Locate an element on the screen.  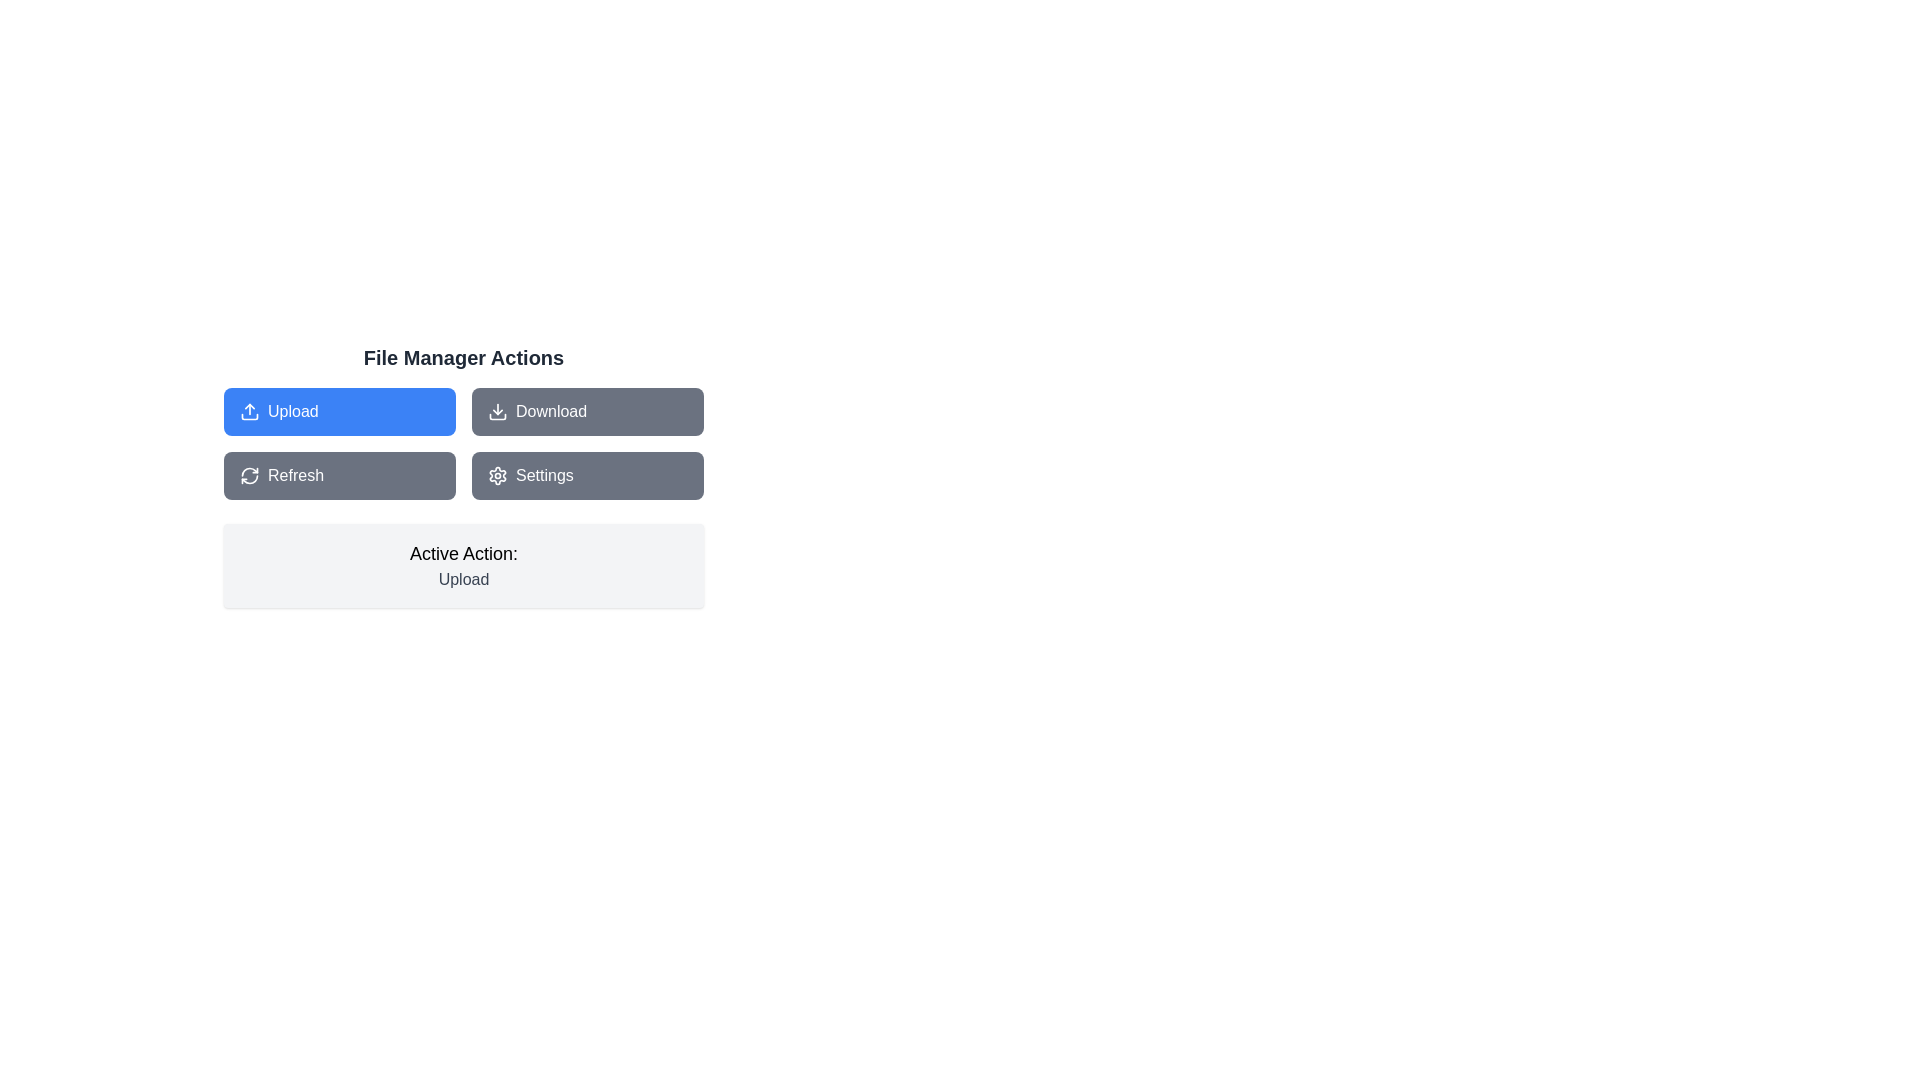
the downward pointing arrow icon located within the 'Download' button in the 'File Manager Actions' section to understand its meaning is located at coordinates (498, 411).